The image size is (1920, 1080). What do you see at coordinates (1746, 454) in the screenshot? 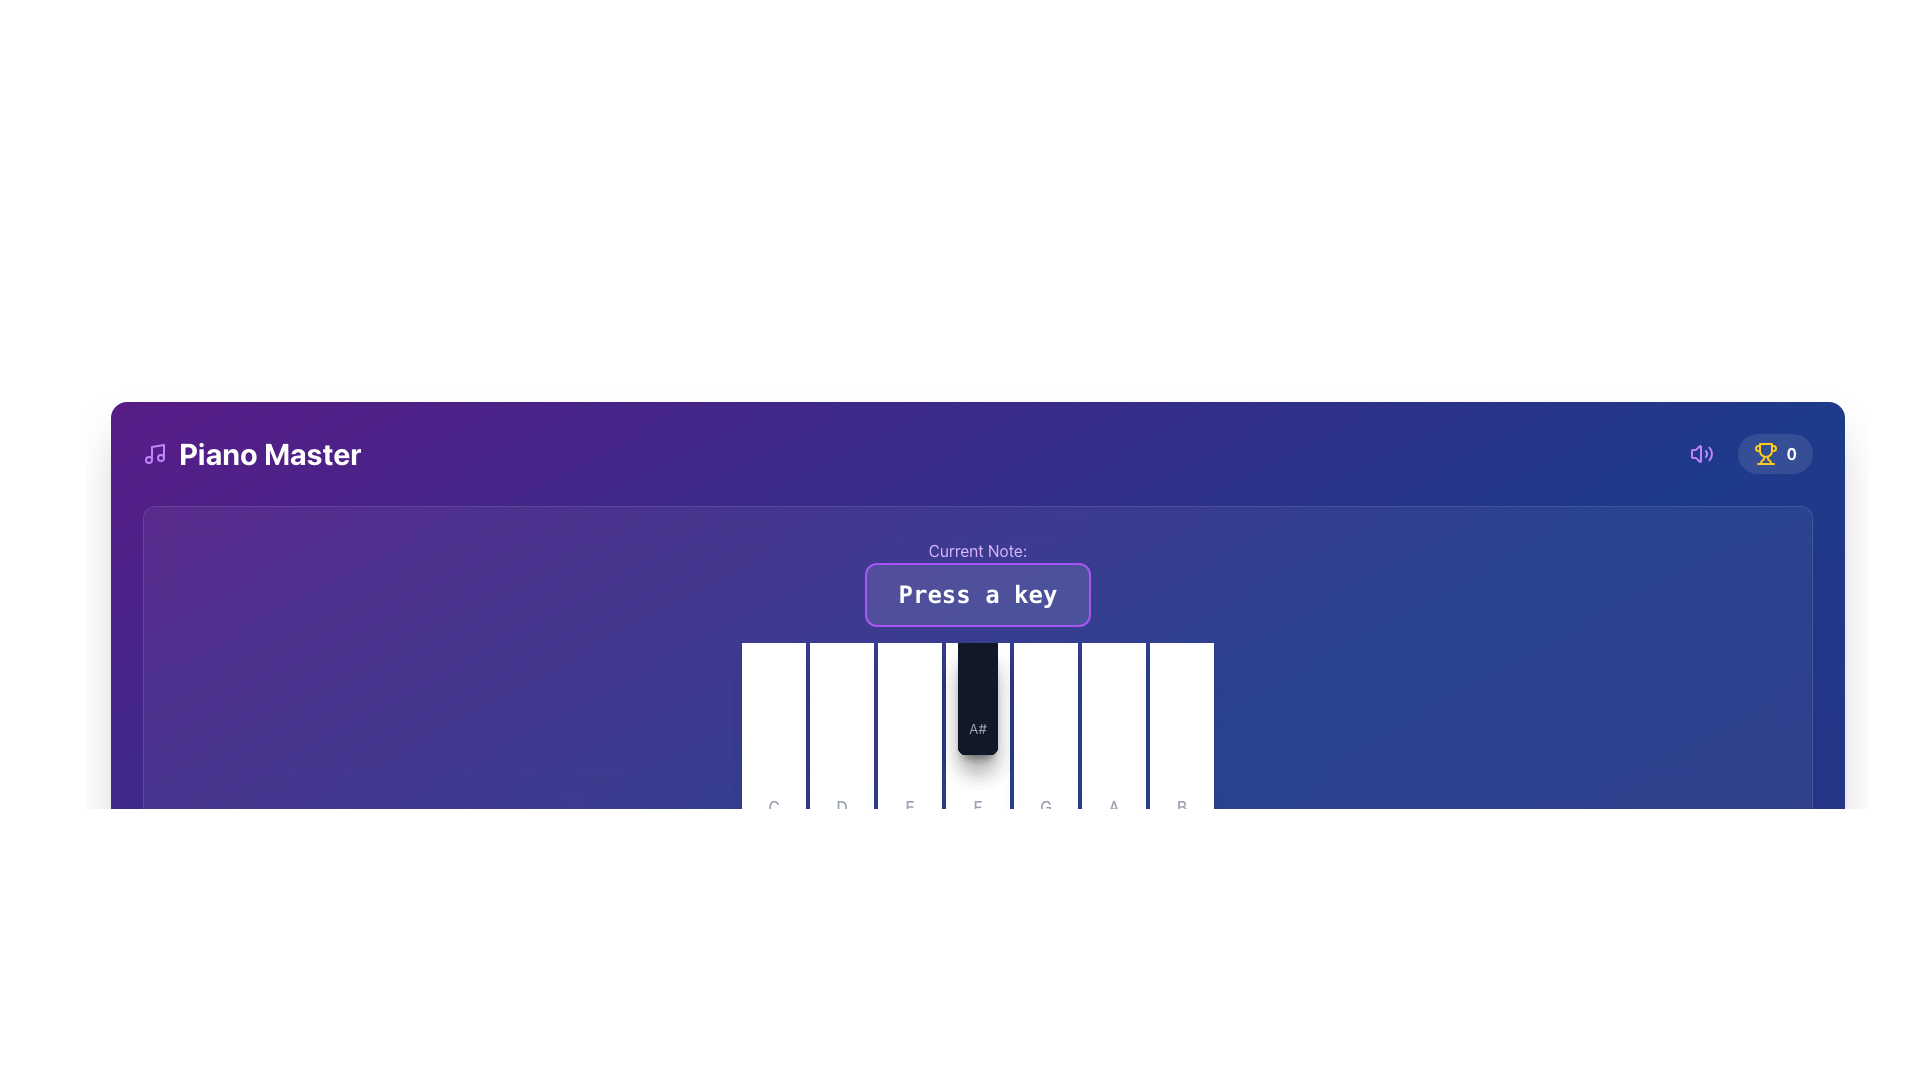
I see `the trophy icon with the text '0' located at the top-right corner of the user interface` at bounding box center [1746, 454].